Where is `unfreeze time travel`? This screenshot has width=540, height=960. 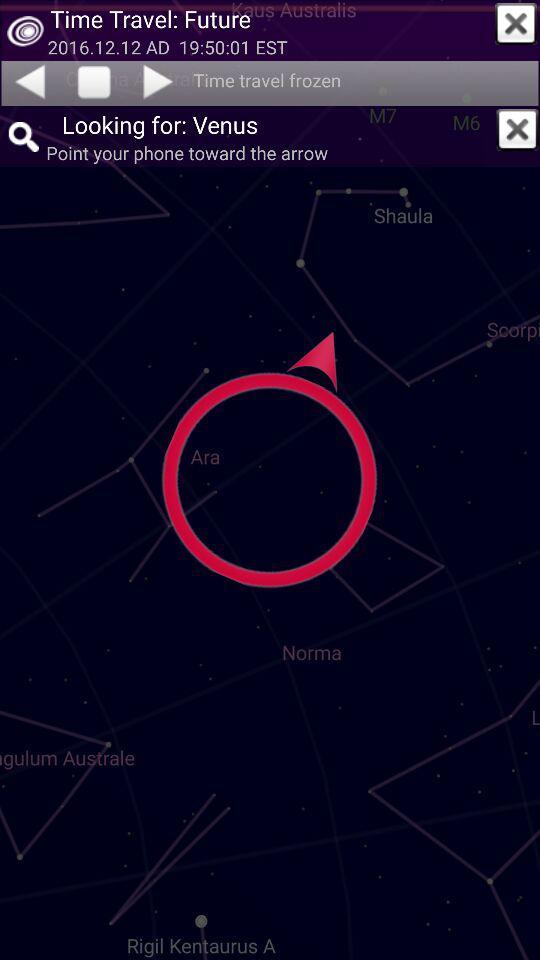
unfreeze time travel is located at coordinates (93, 83).